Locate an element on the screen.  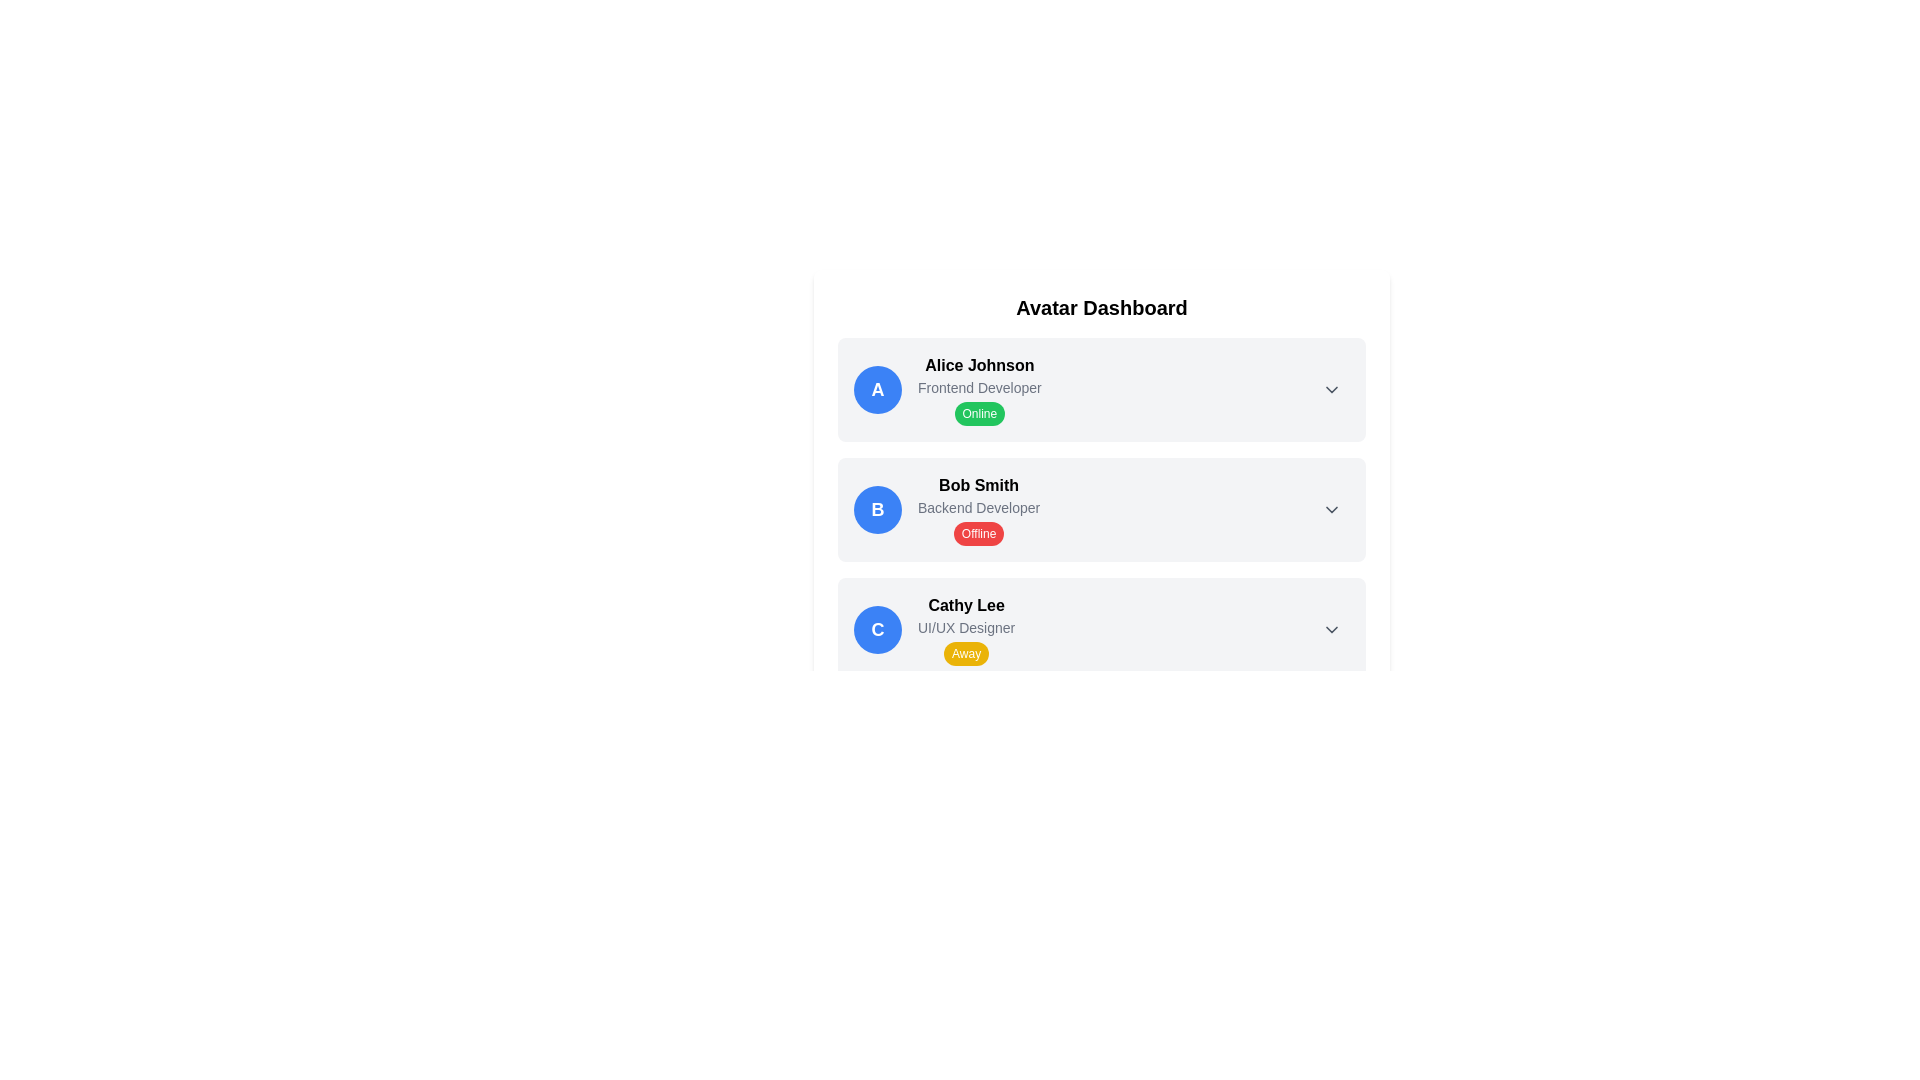
content displayed in the Information Display Group for 'Bob Smith', which includes his name, role, and availability status is located at coordinates (979, 508).